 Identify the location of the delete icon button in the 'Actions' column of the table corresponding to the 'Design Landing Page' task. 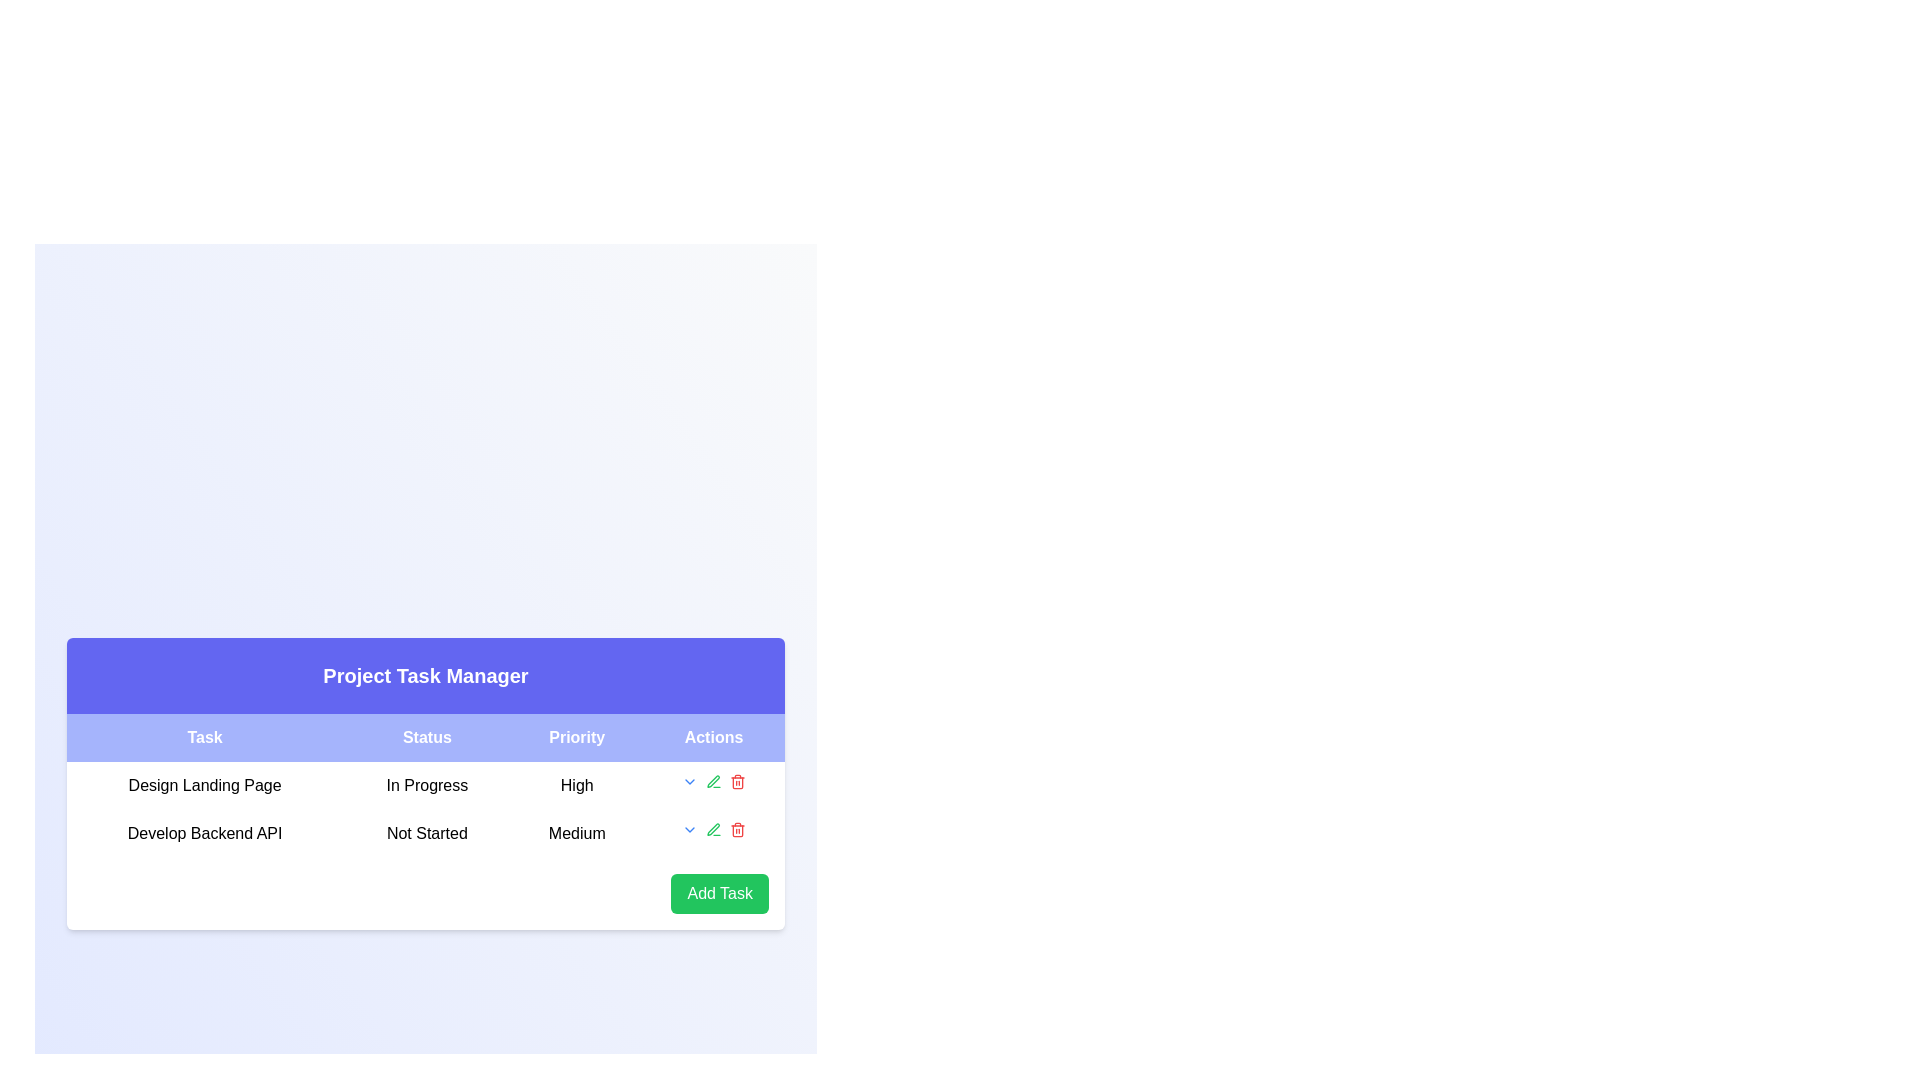
(737, 781).